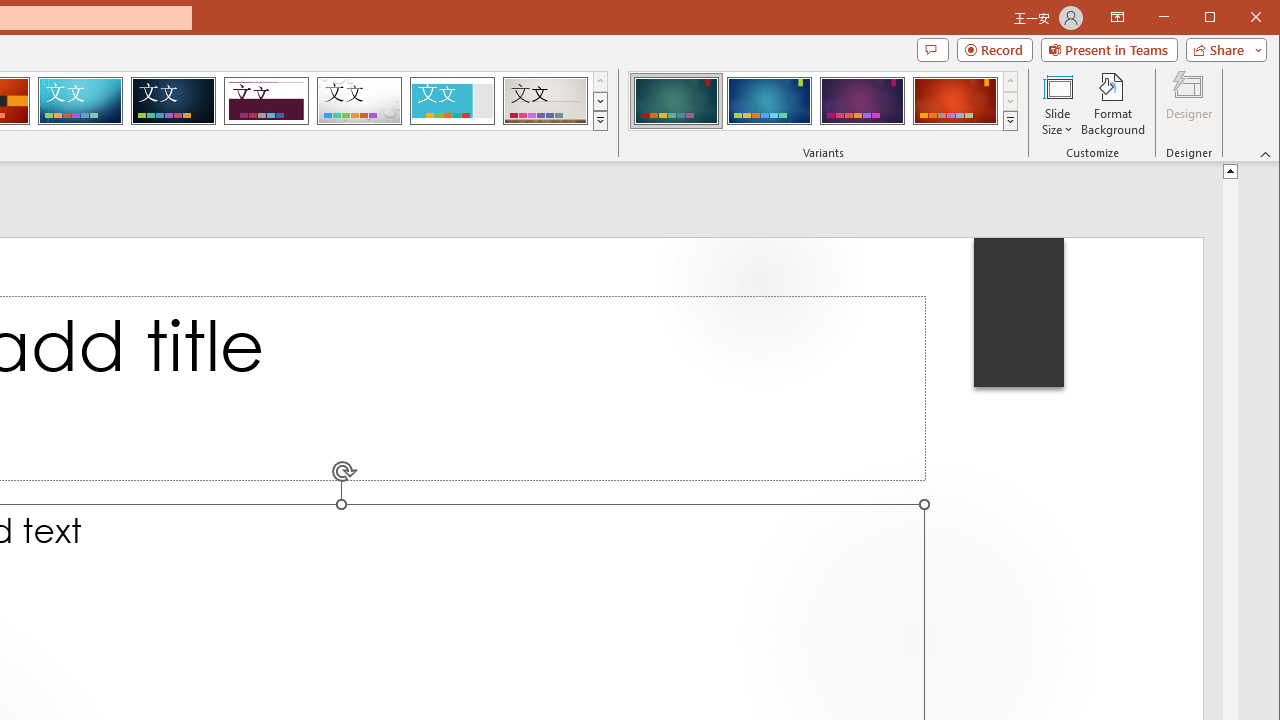 The height and width of the screenshot is (720, 1280). Describe the element at coordinates (265, 100) in the screenshot. I see `'Dividend'` at that location.